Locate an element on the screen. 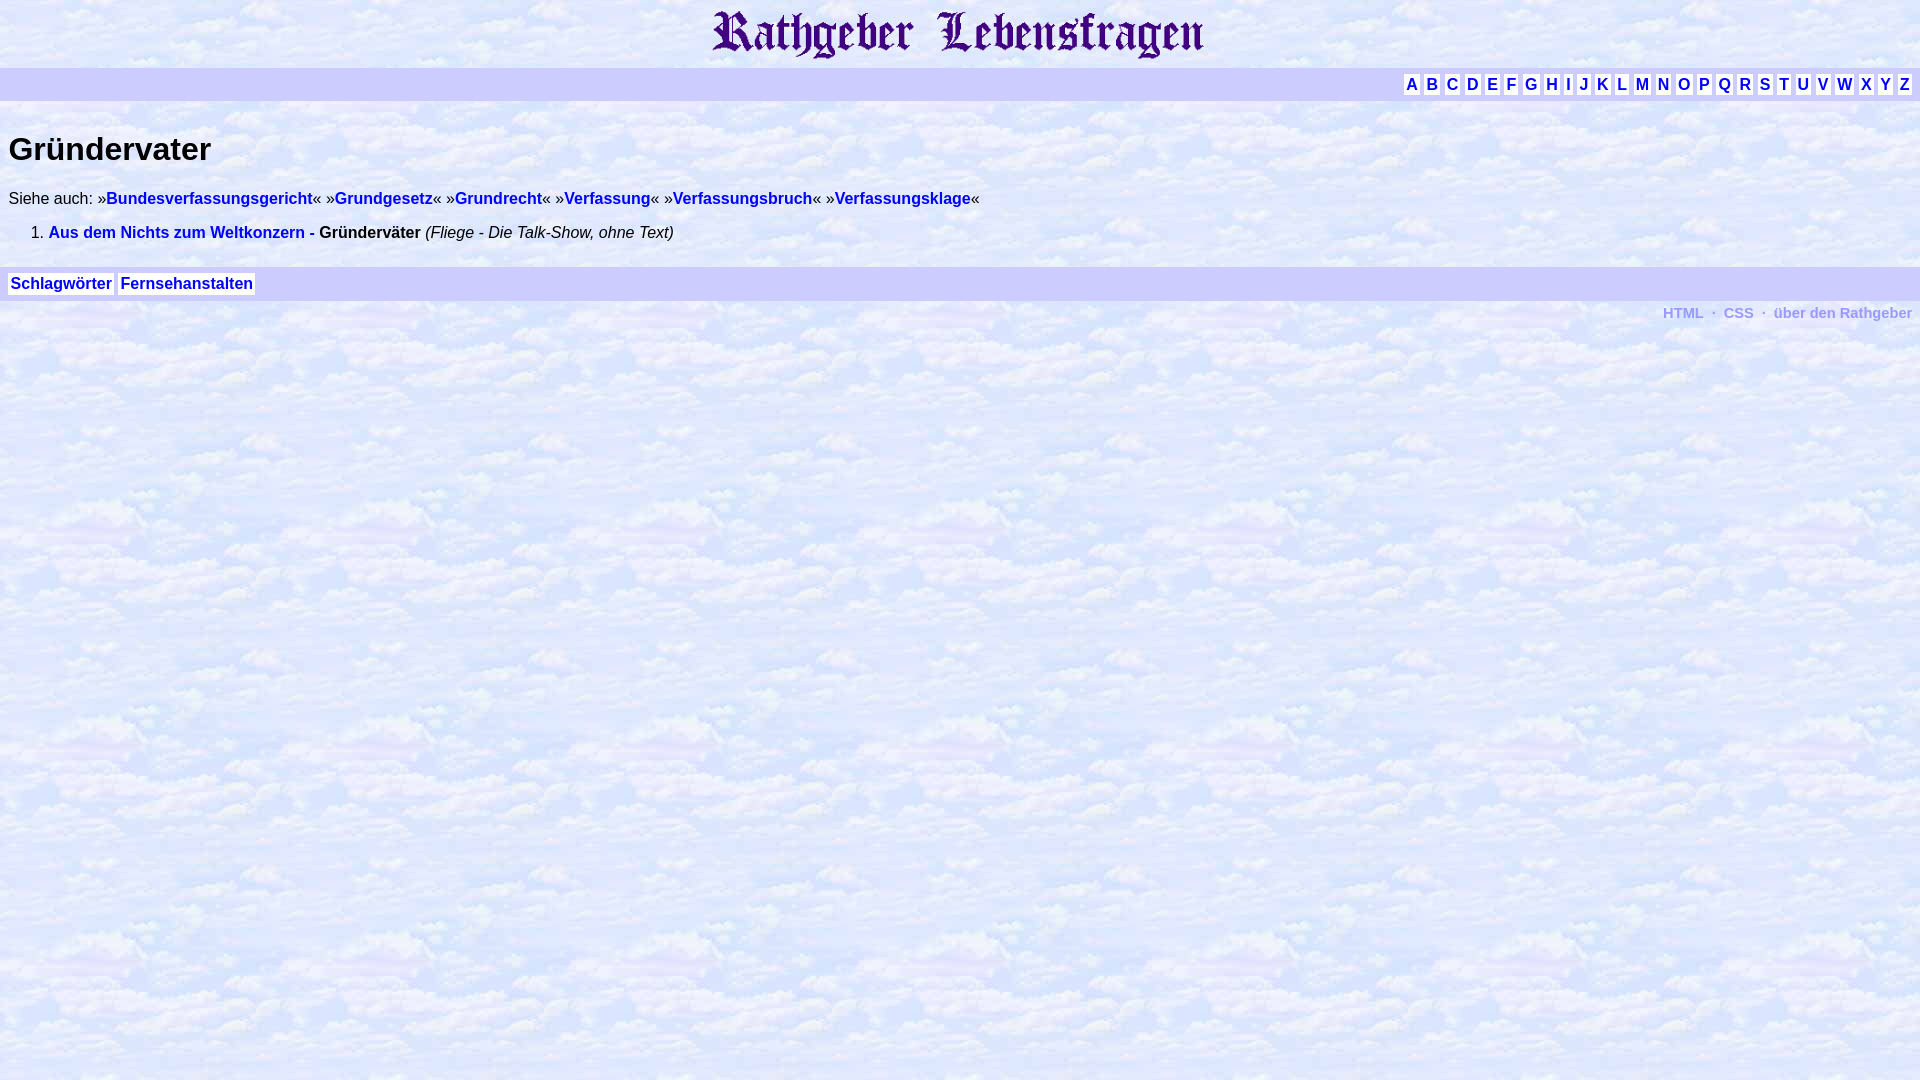 This screenshot has width=1920, height=1080. 'K' is located at coordinates (1593, 83).